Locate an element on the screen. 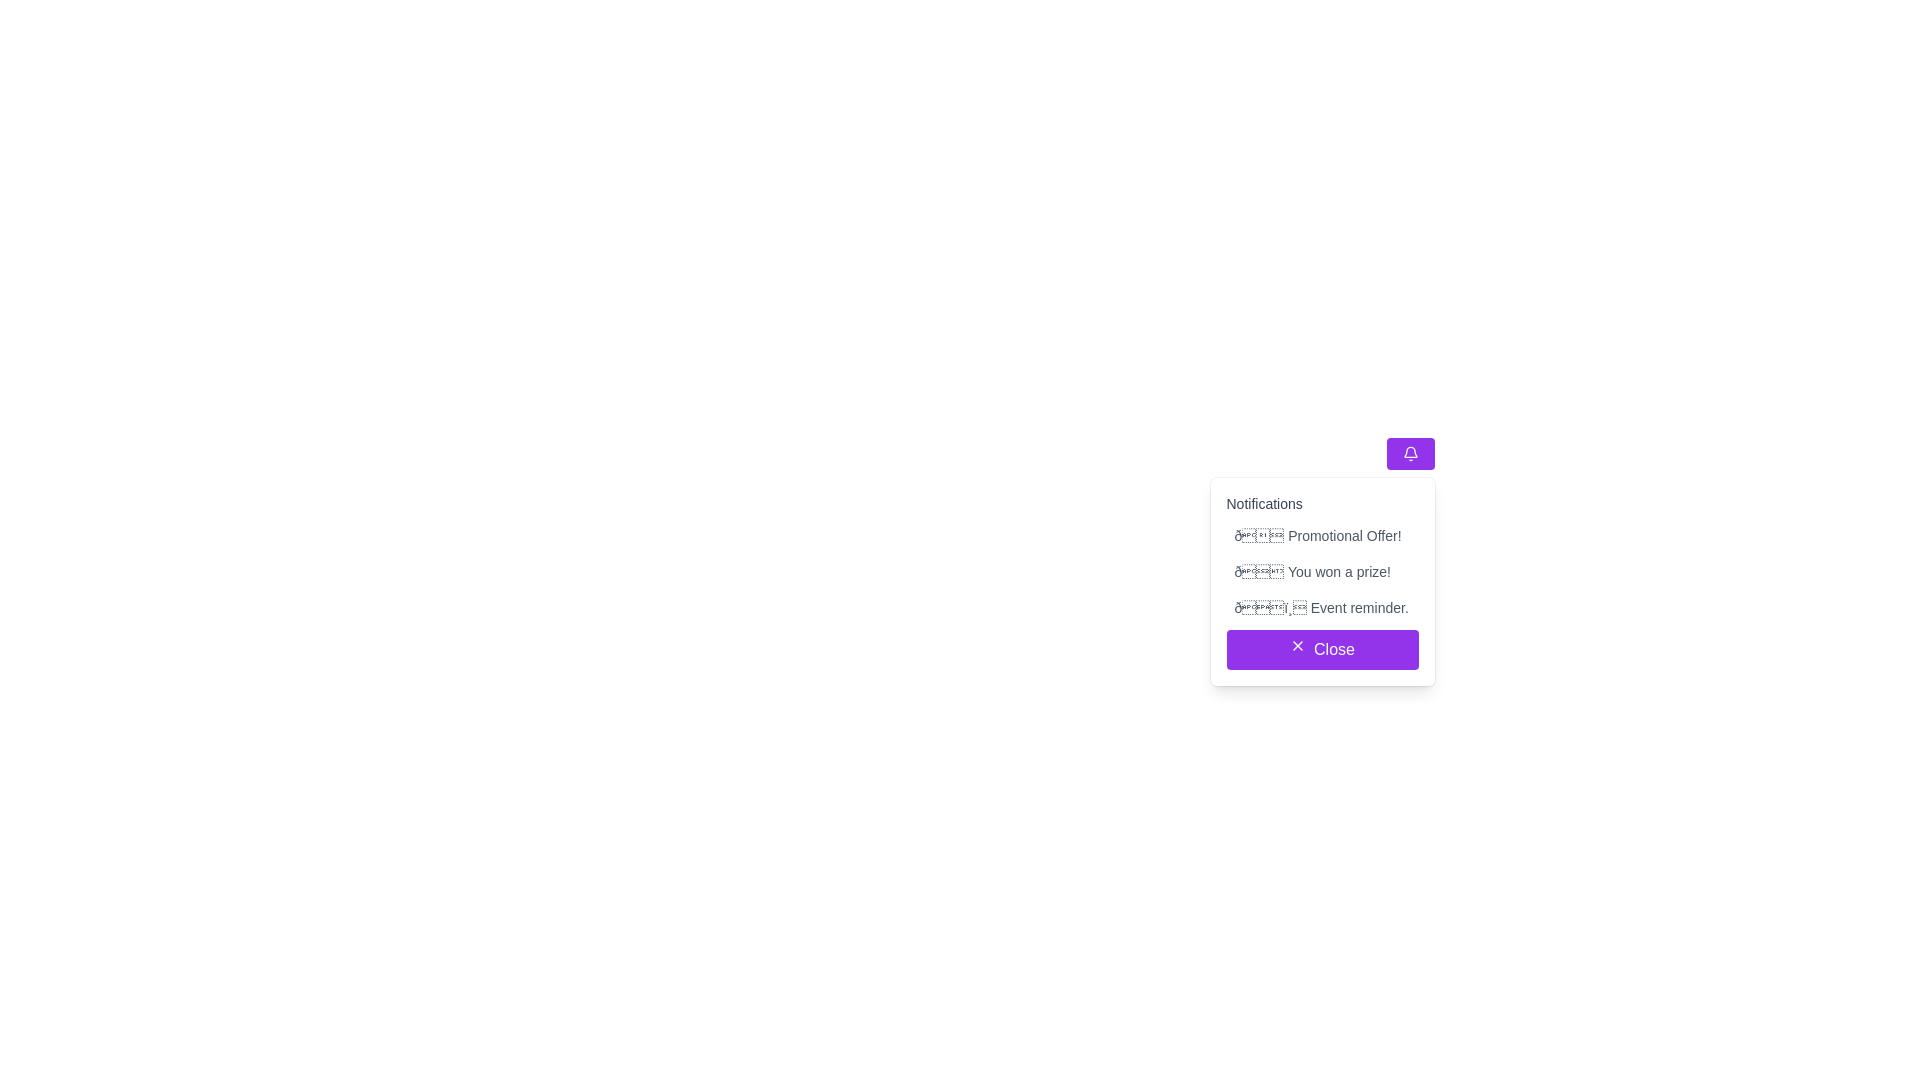  the button located at the bottom of the notification modal is located at coordinates (1409, 640).